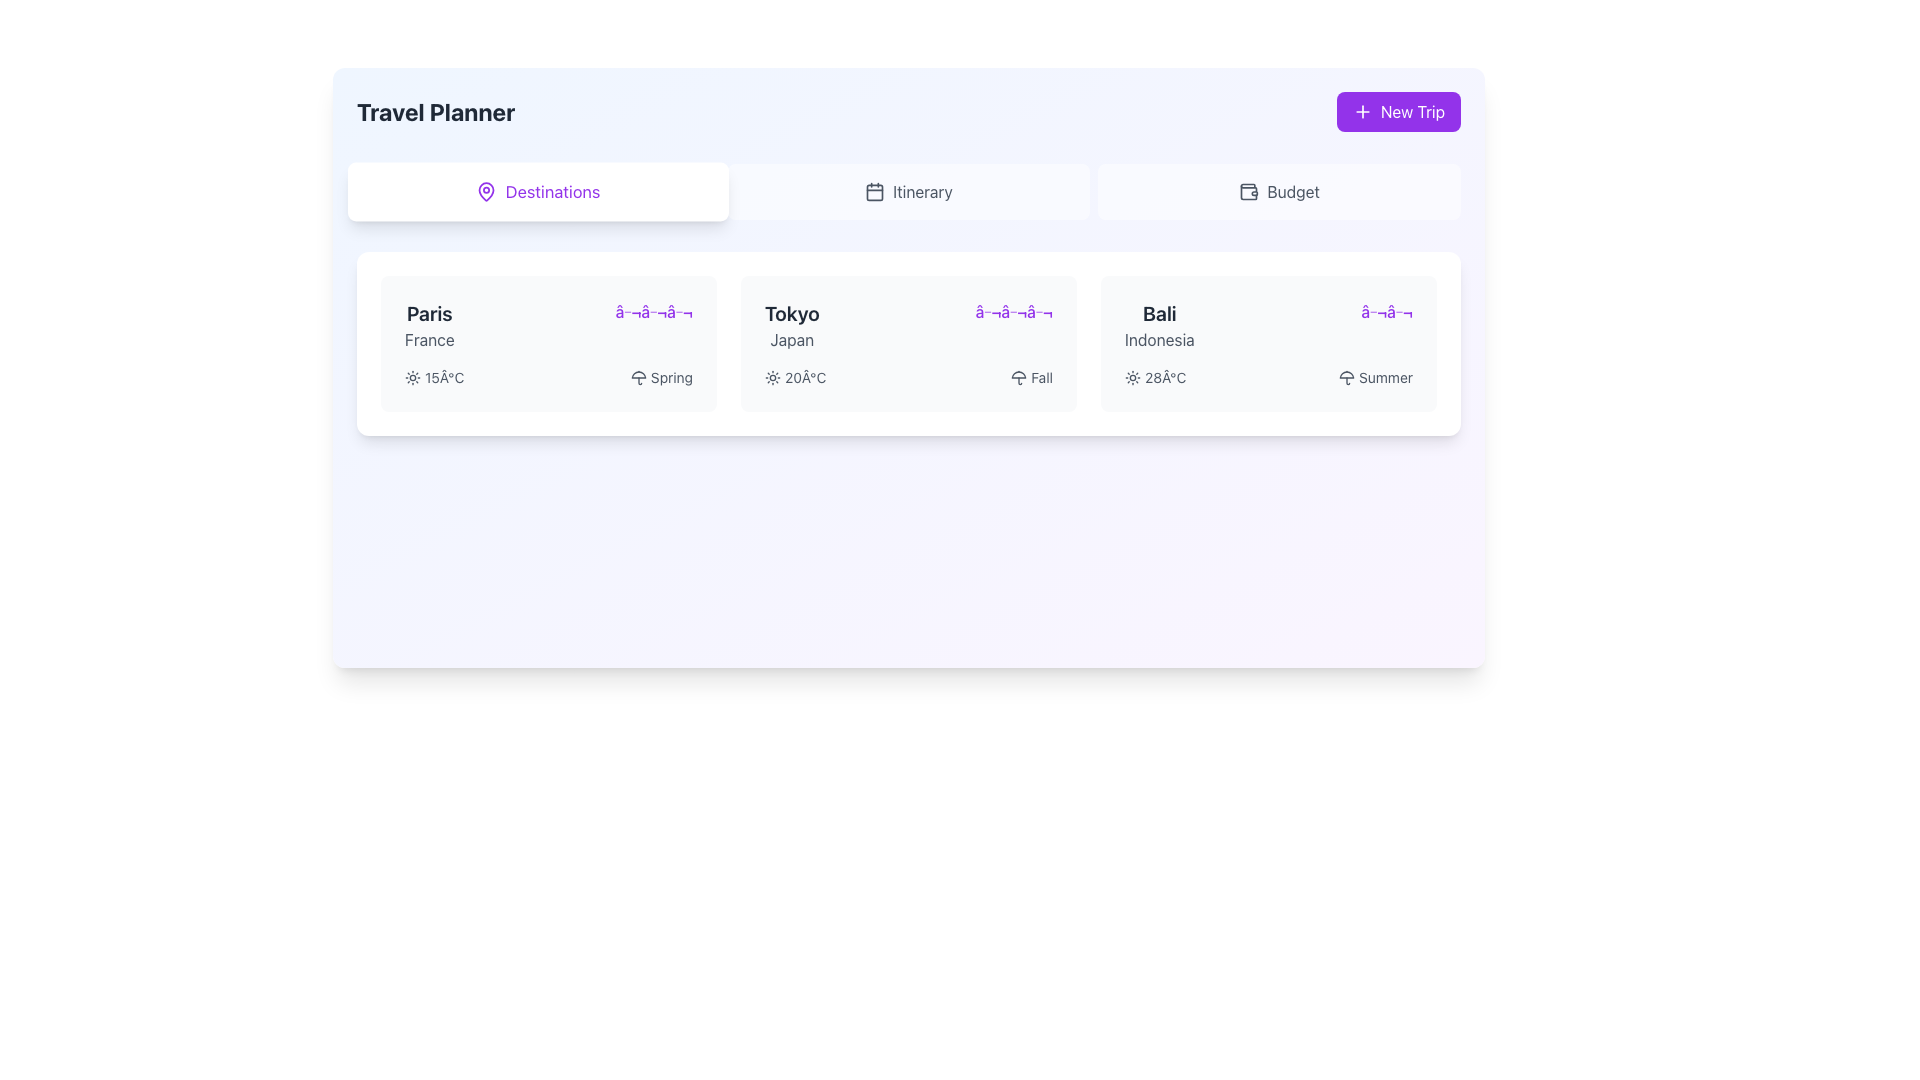  I want to click on the Text Label located within the button on the upper-right section of the interface, which indicates navigation to a 'Budget'-related view, so click(1293, 192).